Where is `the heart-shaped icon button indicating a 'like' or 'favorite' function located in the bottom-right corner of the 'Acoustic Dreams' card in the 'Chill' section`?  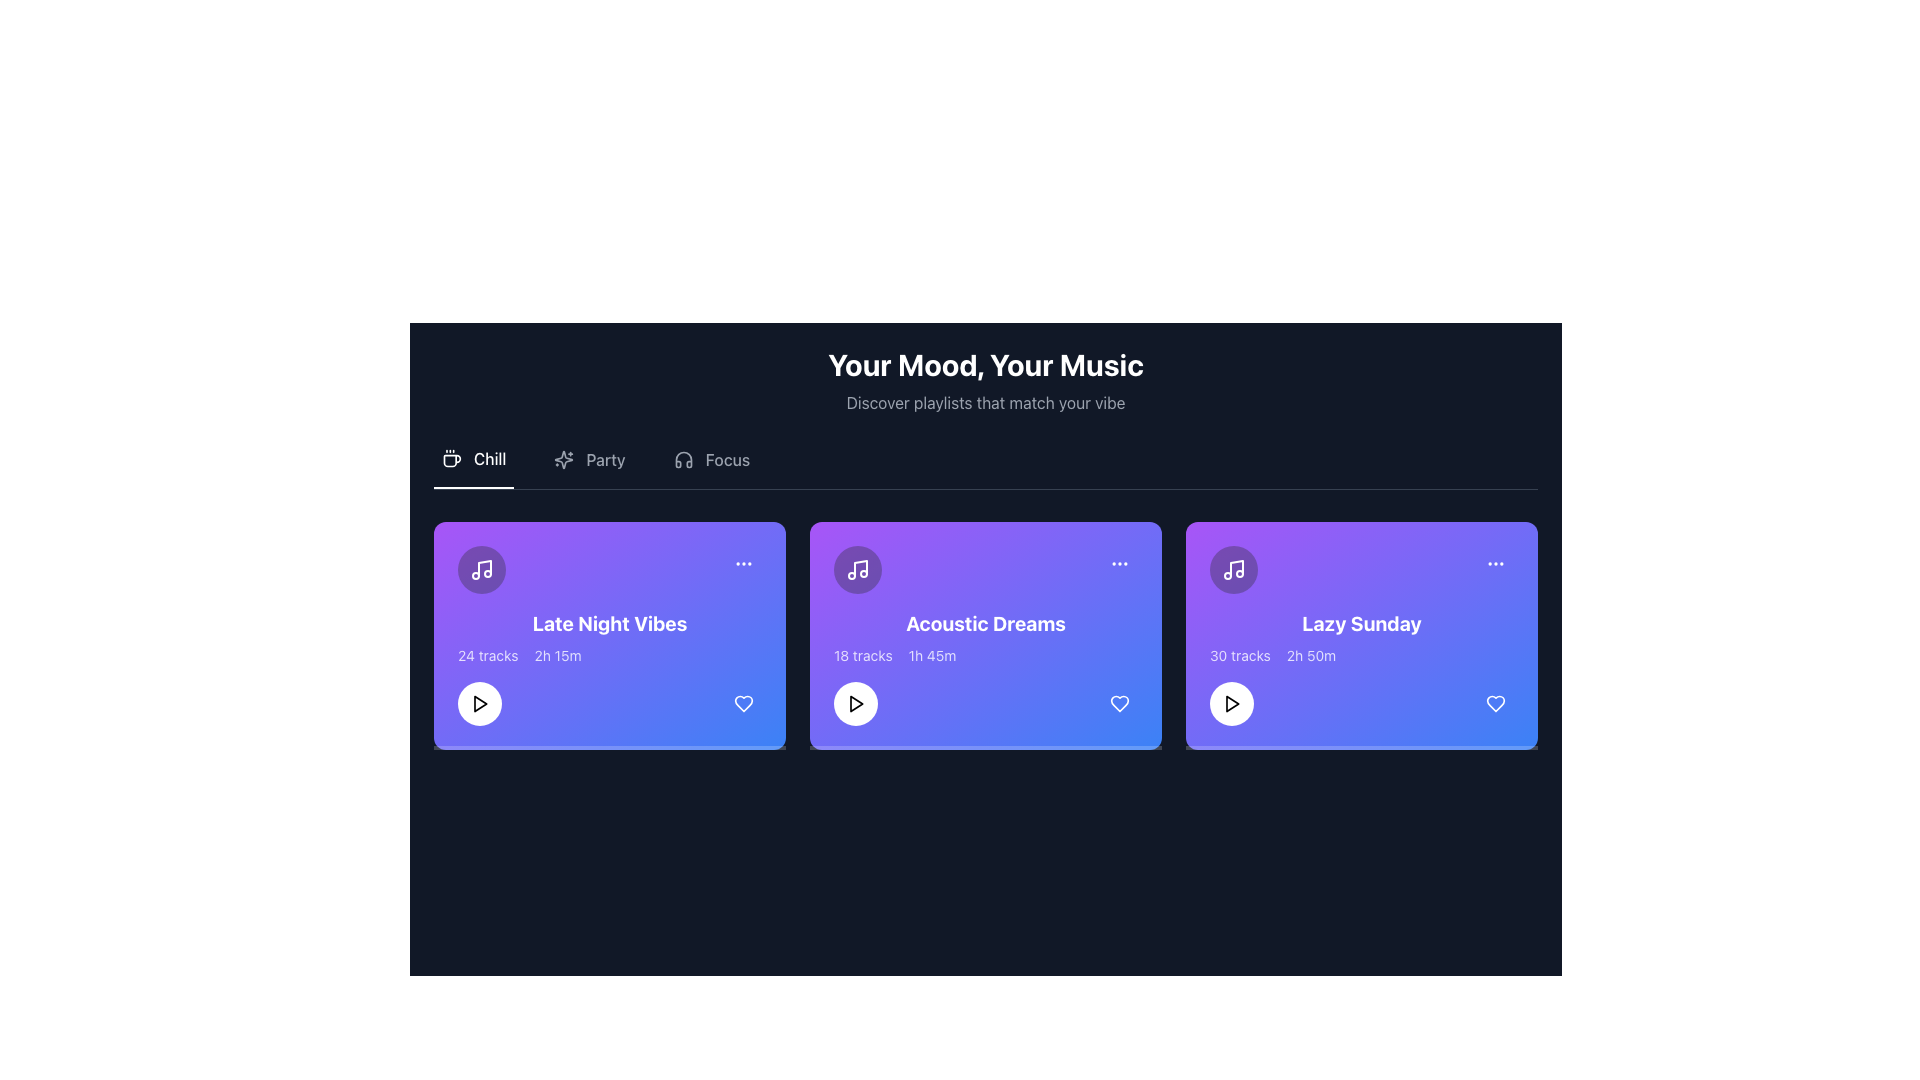 the heart-shaped icon button indicating a 'like' or 'favorite' function located in the bottom-right corner of the 'Acoustic Dreams' card in the 'Chill' section is located at coordinates (1118, 703).